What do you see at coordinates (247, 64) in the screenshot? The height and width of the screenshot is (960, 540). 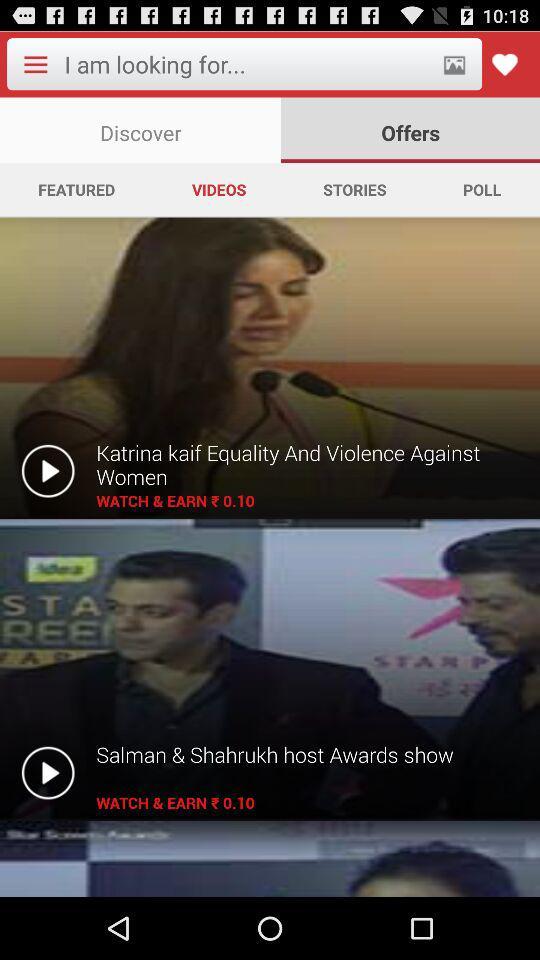 I see `open search bar` at bounding box center [247, 64].